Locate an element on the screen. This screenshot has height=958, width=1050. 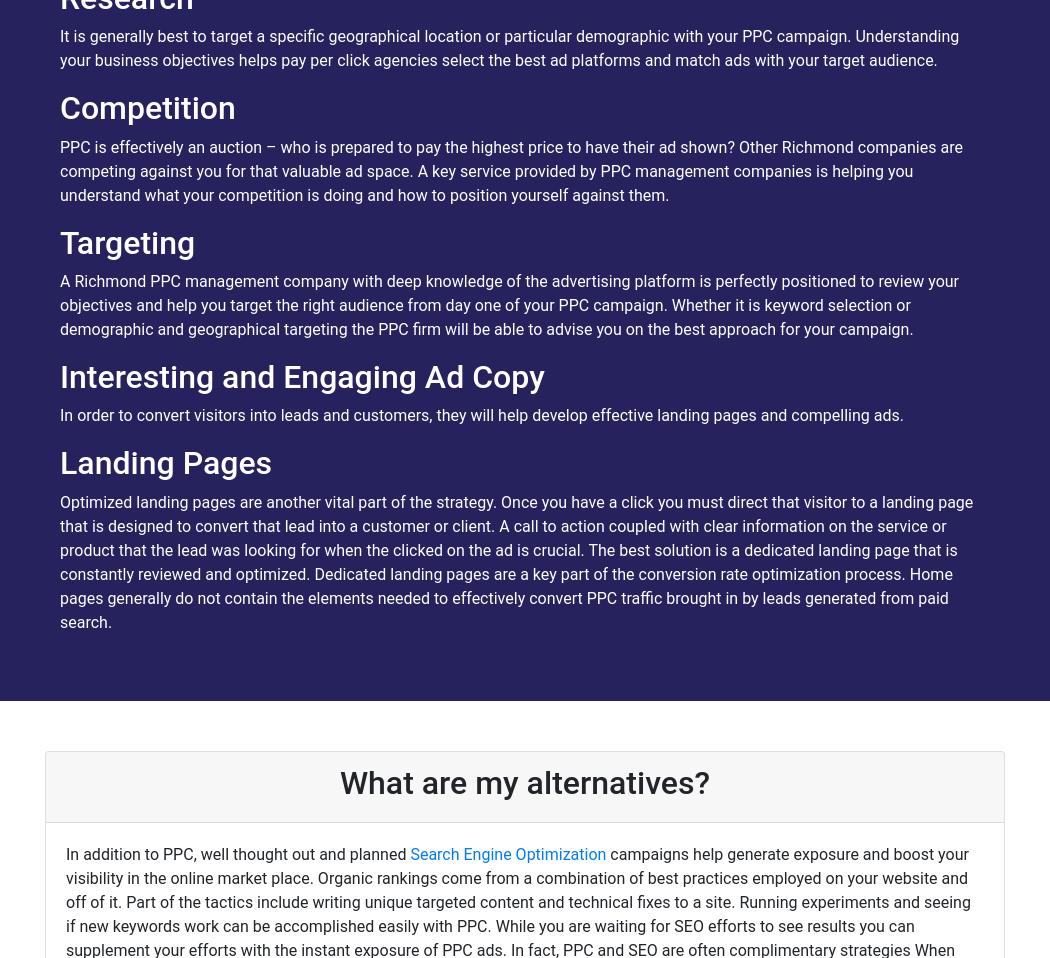
'A Richmond PPC management company with deep knowledge of the advertising platform is perfectly positioned to review your objectives and help you target the right audience from day one of your PPC campaign.
Whether it is keyword selection or demographic and geographical targeting the PPC firm will be able to advise you on the best approach for your campaign.' is located at coordinates (508, 305).